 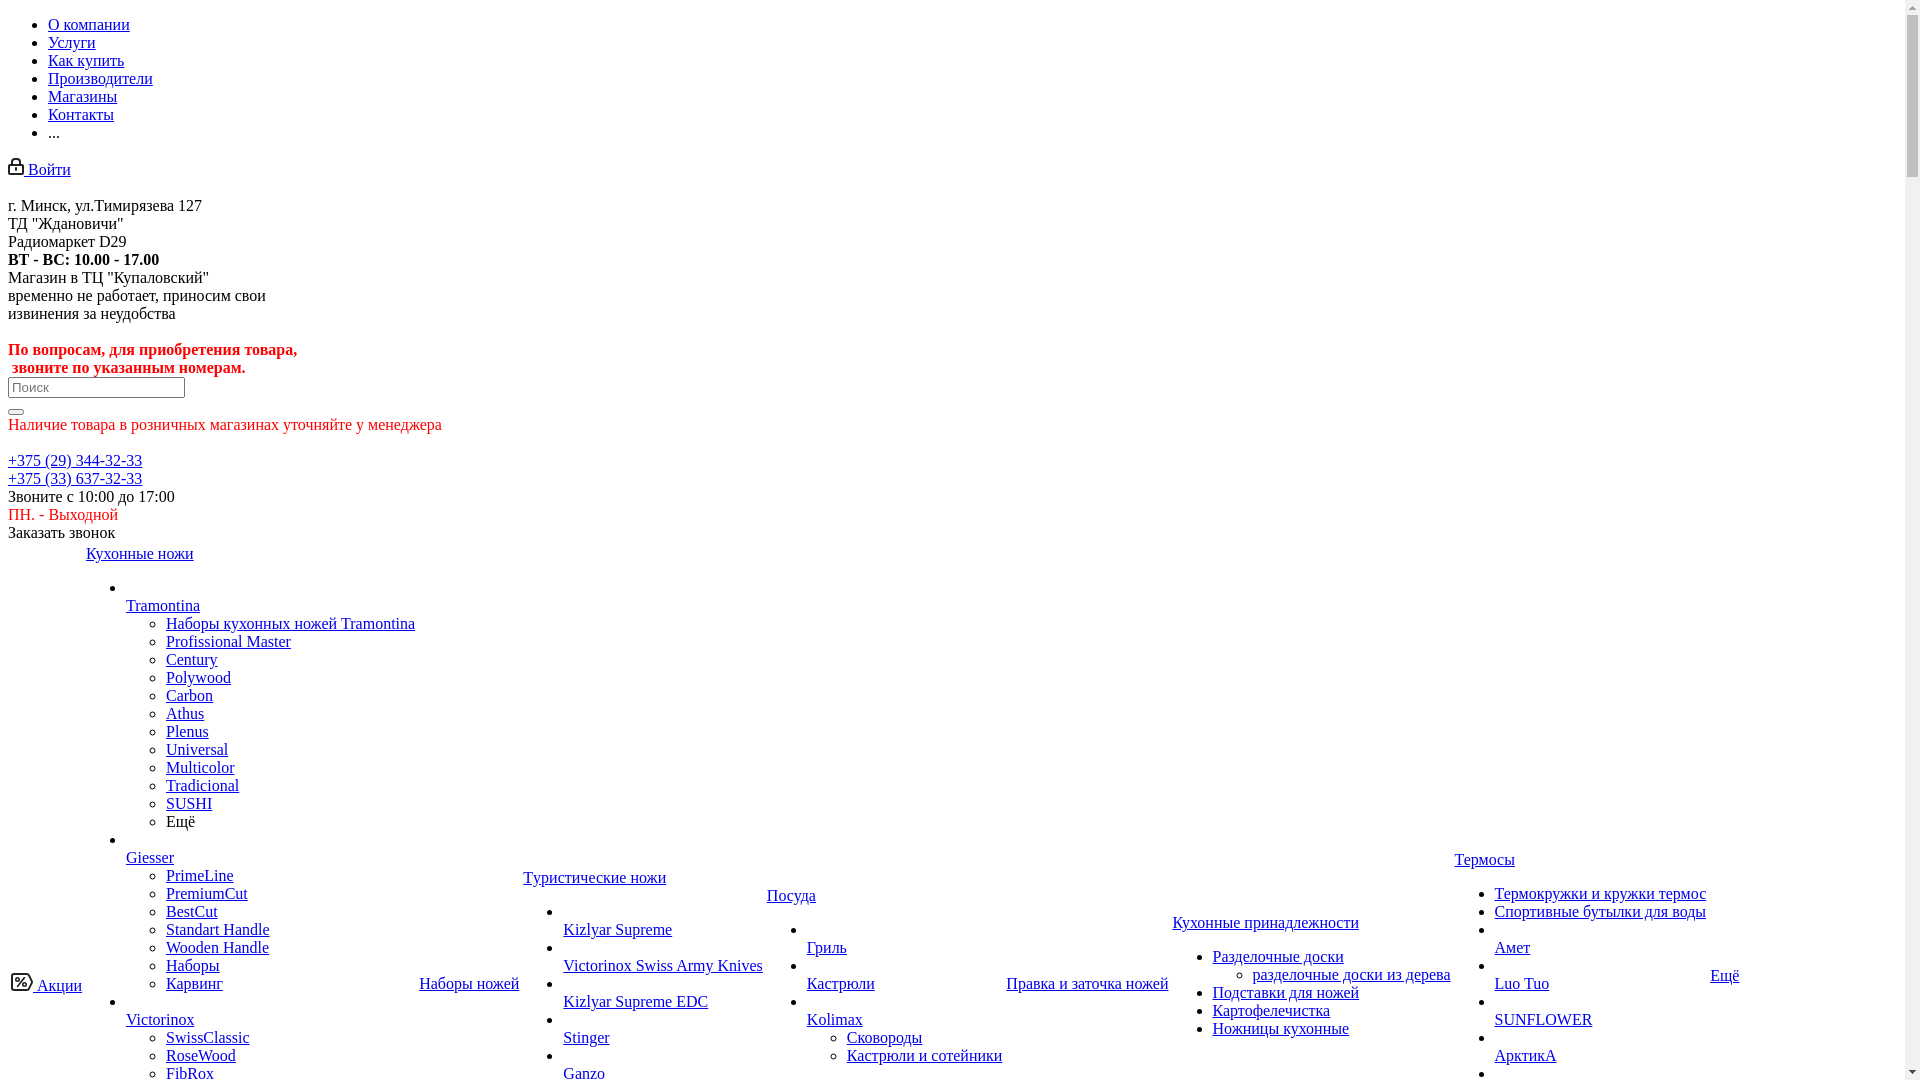 I want to click on 'Giesser', so click(x=148, y=856).